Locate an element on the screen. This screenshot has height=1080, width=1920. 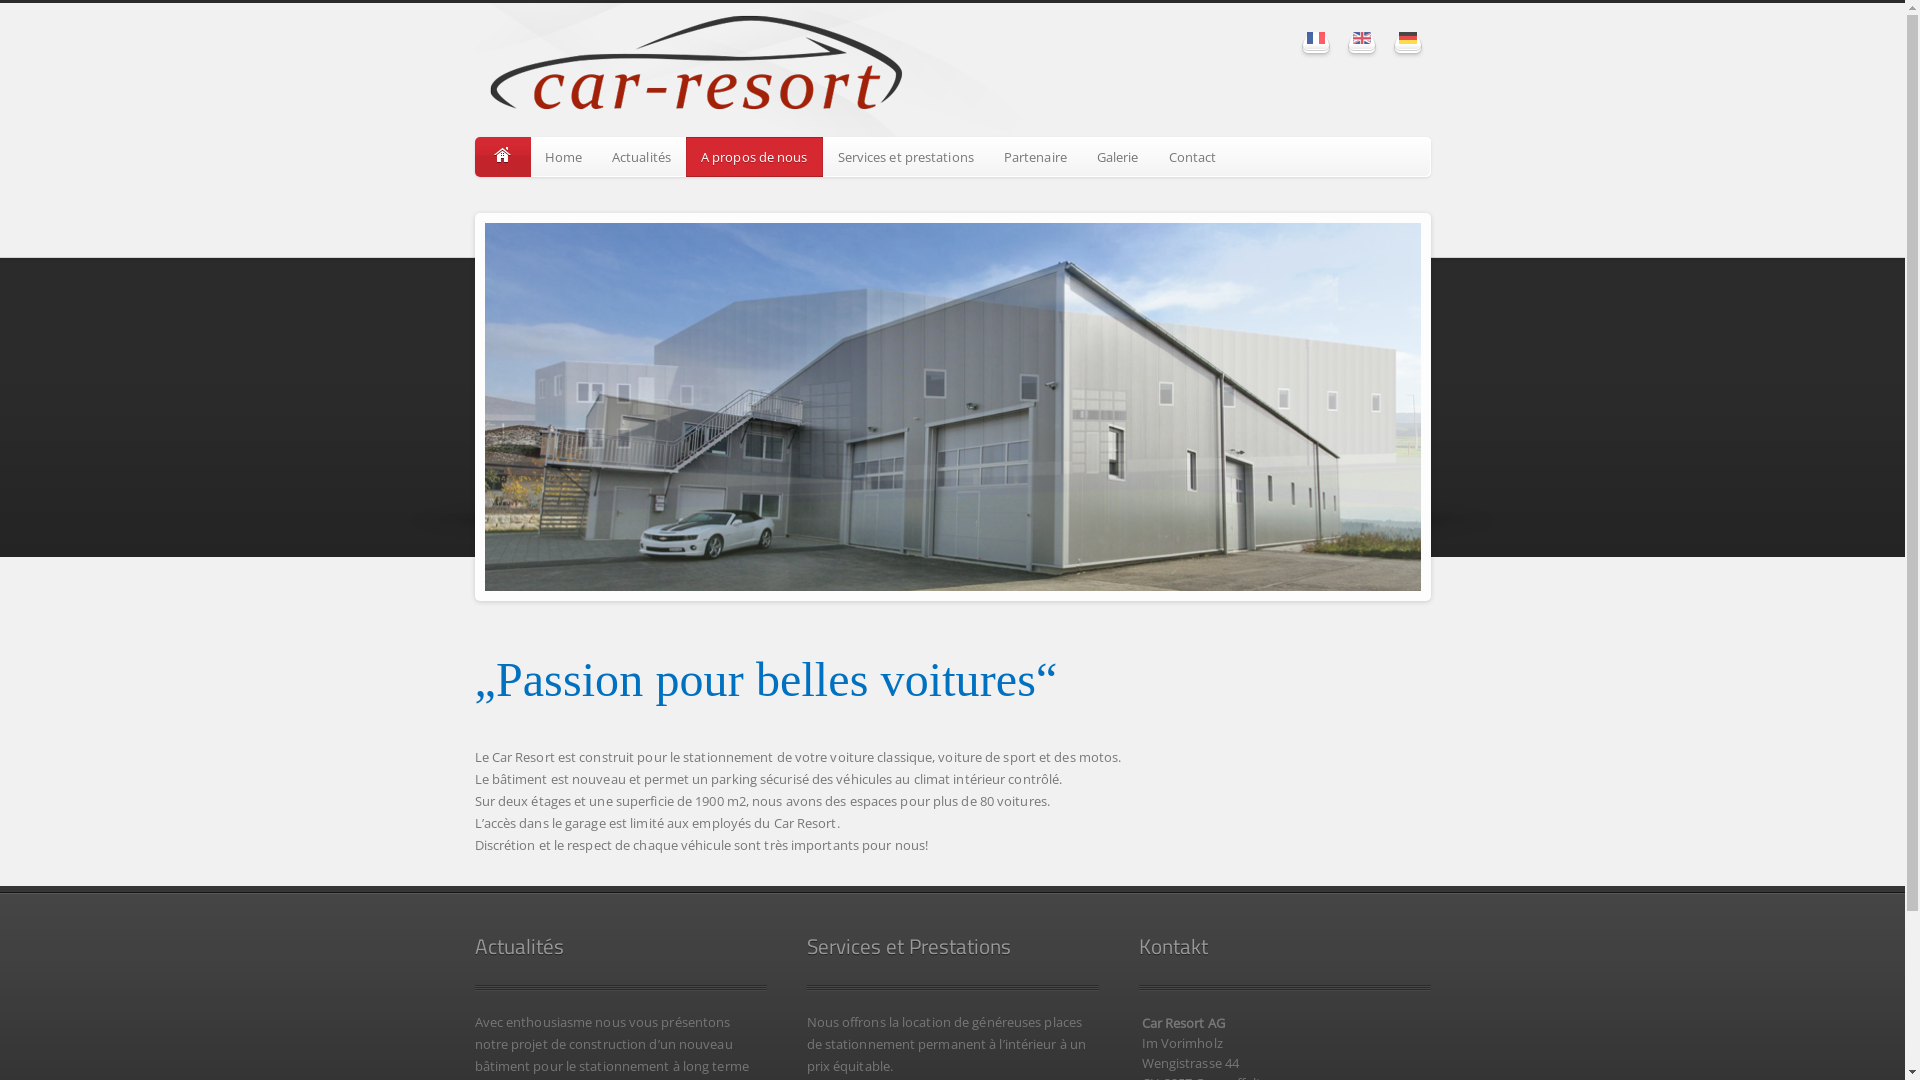
'Partenaire' is located at coordinates (1035, 156).